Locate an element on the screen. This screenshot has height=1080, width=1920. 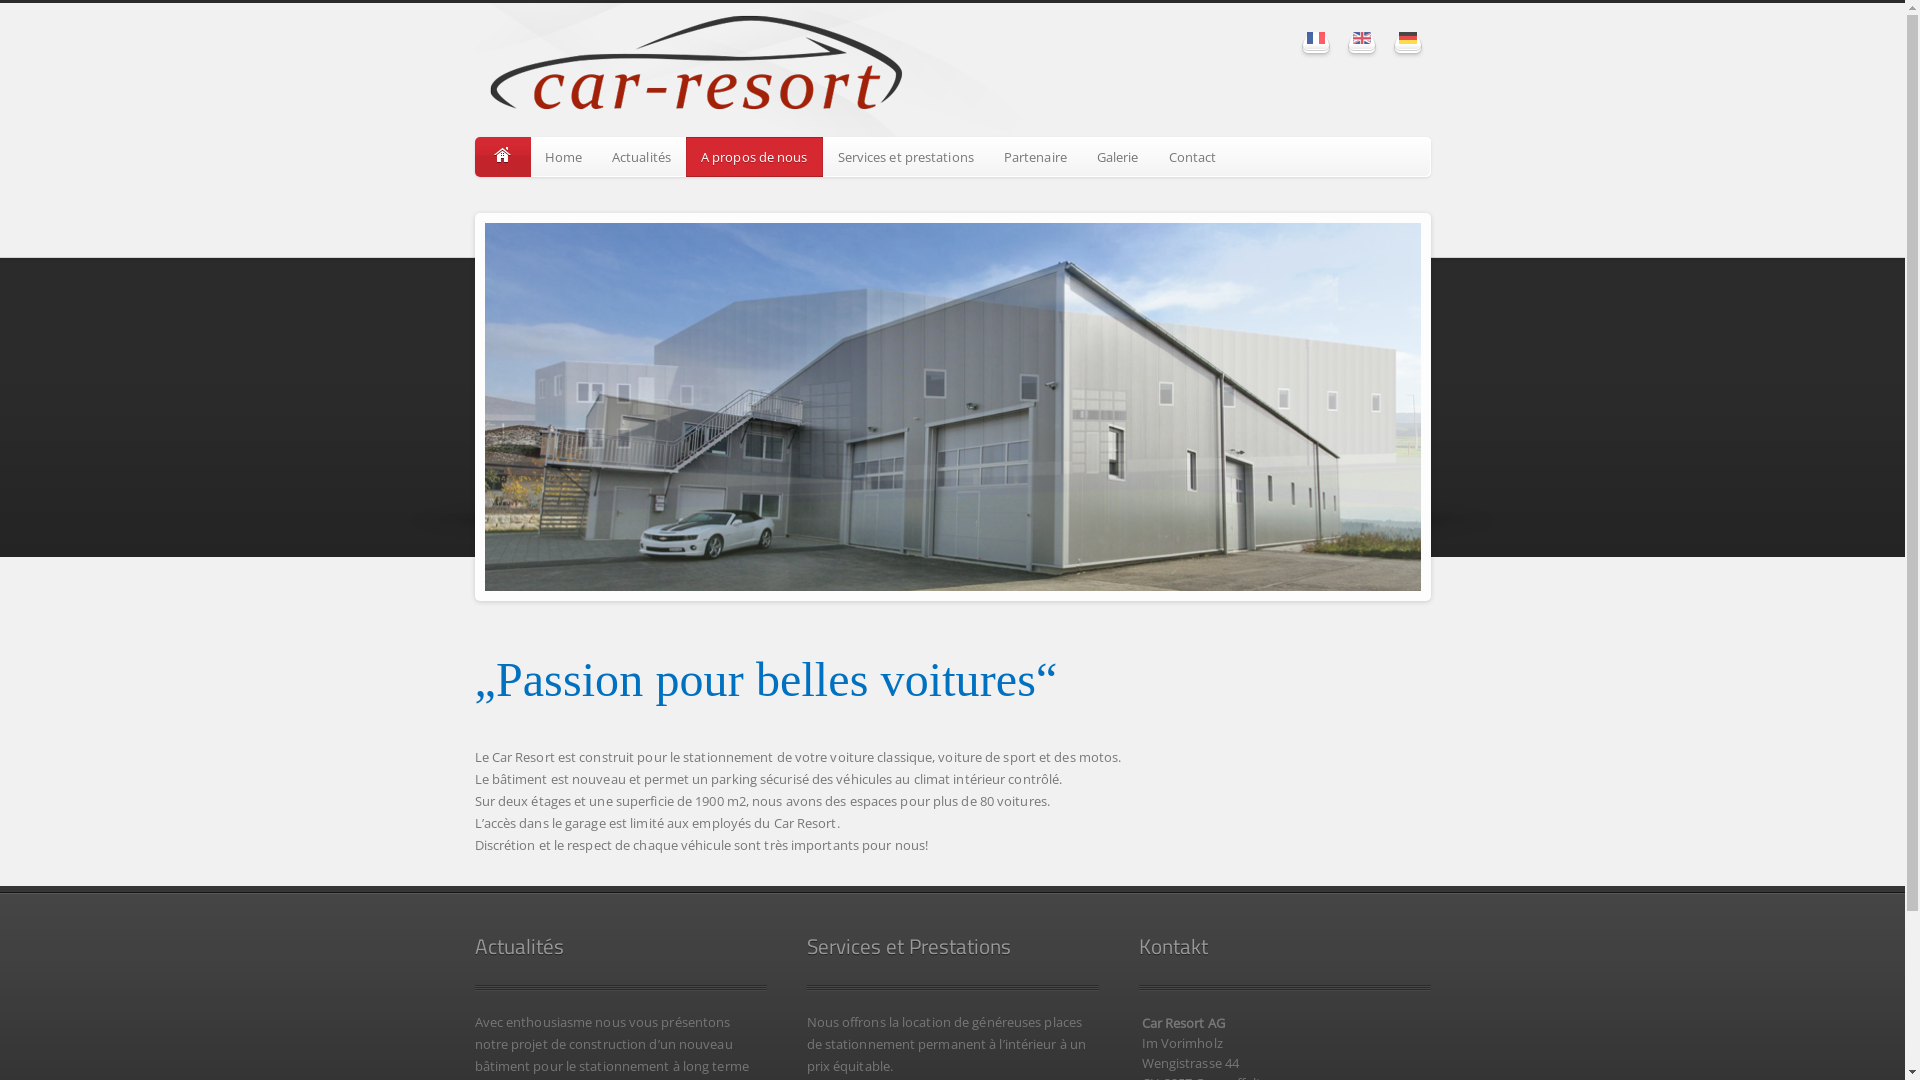
'Partenaire' is located at coordinates (1035, 156).